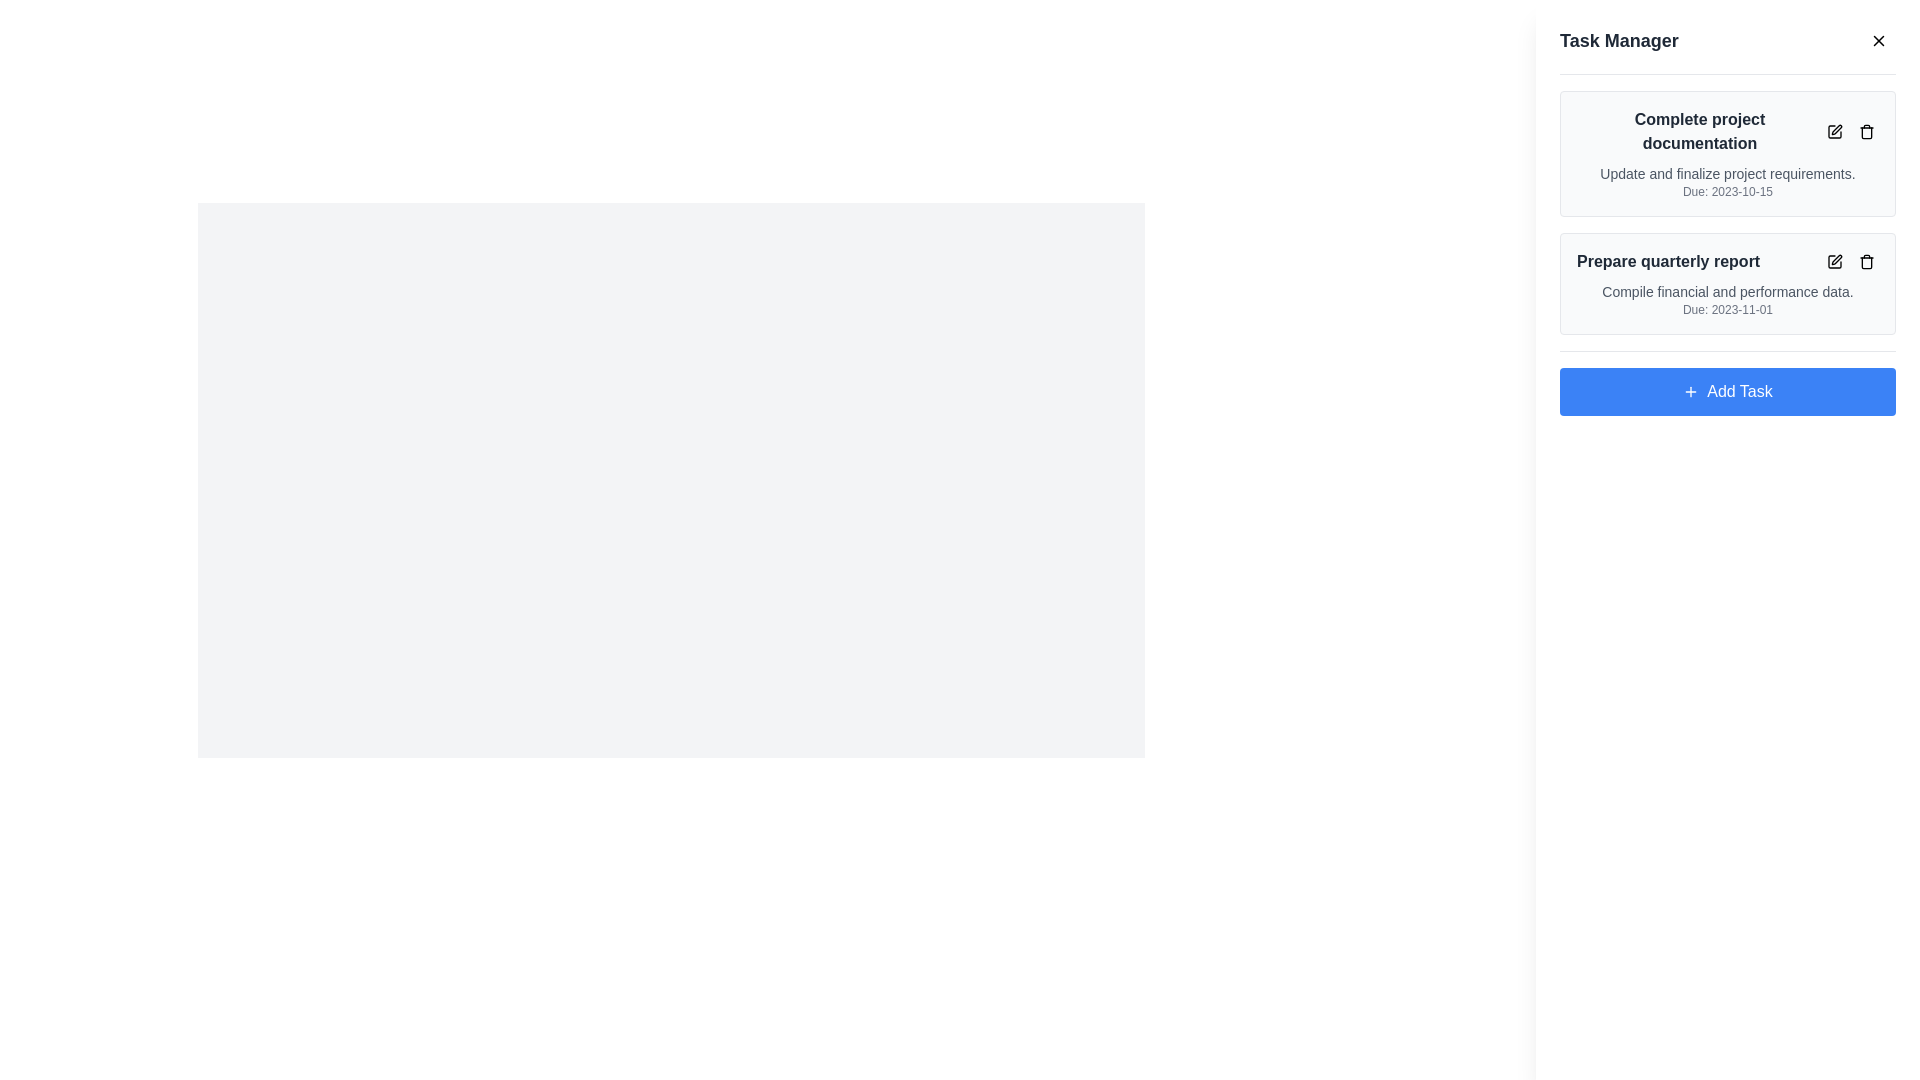 The width and height of the screenshot is (1920, 1080). I want to click on the trash bin icon, which visually represents the delete action for removing a task item, so click(1866, 261).